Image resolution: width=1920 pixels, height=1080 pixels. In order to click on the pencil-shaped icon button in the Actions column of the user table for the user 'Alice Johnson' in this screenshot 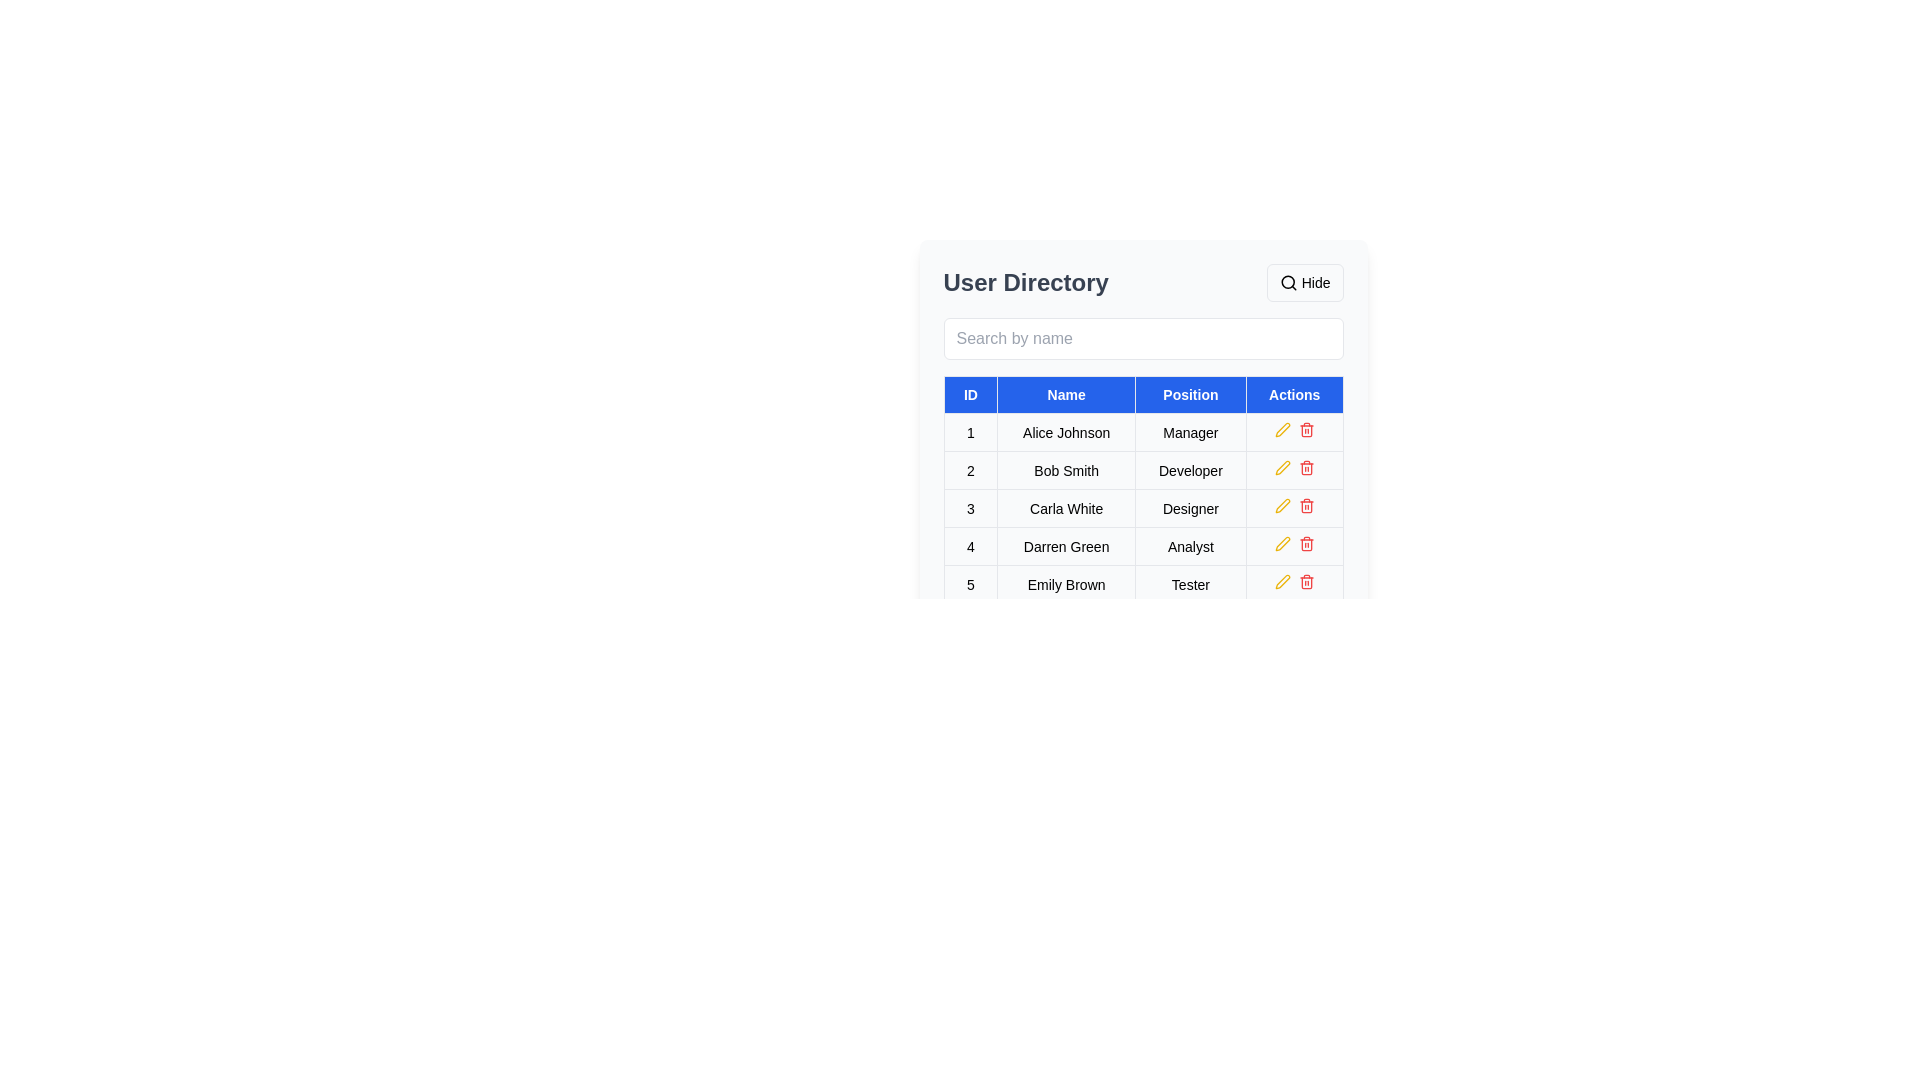, I will do `click(1282, 428)`.